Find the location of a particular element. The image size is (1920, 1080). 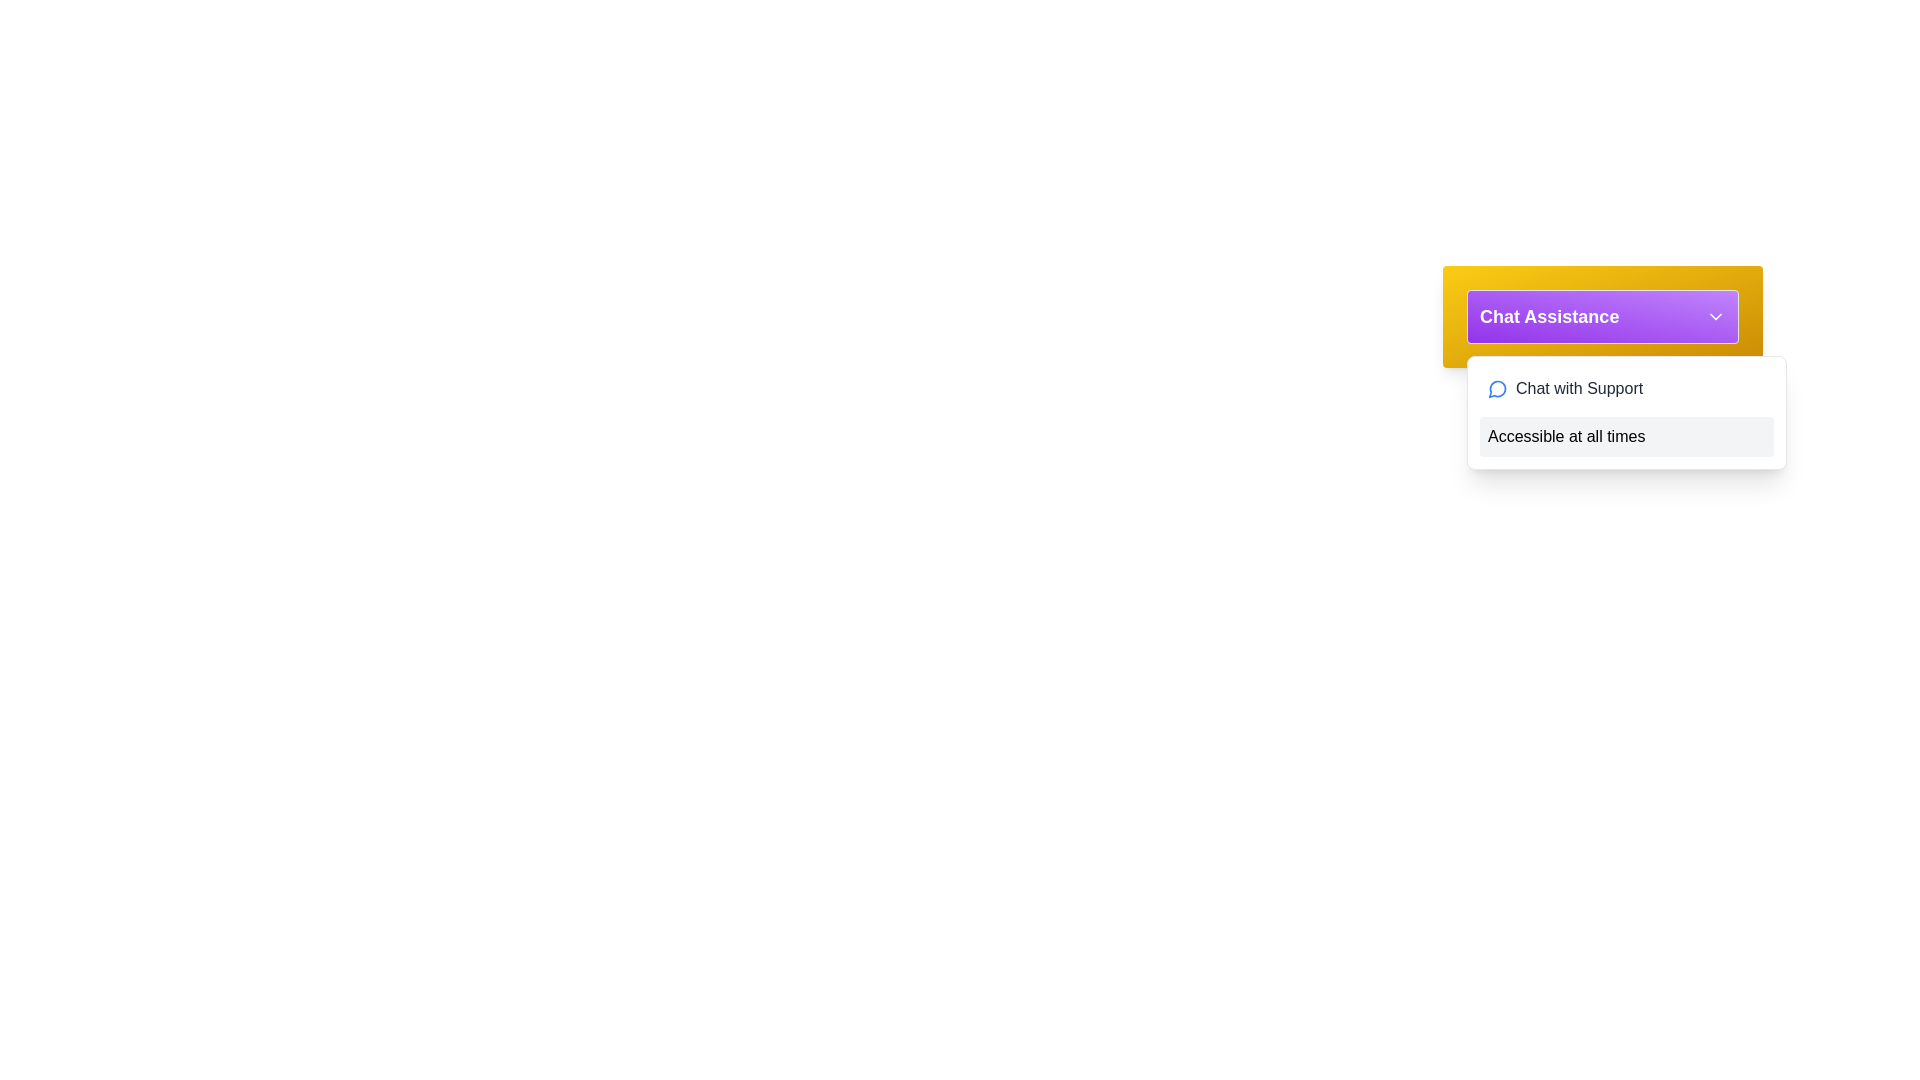

informational content of the dropdown menu item labeled 'Chat with Support' and 'Accessible at all times', which is located beneath the 'Chat Assistance' button is located at coordinates (1627, 411).